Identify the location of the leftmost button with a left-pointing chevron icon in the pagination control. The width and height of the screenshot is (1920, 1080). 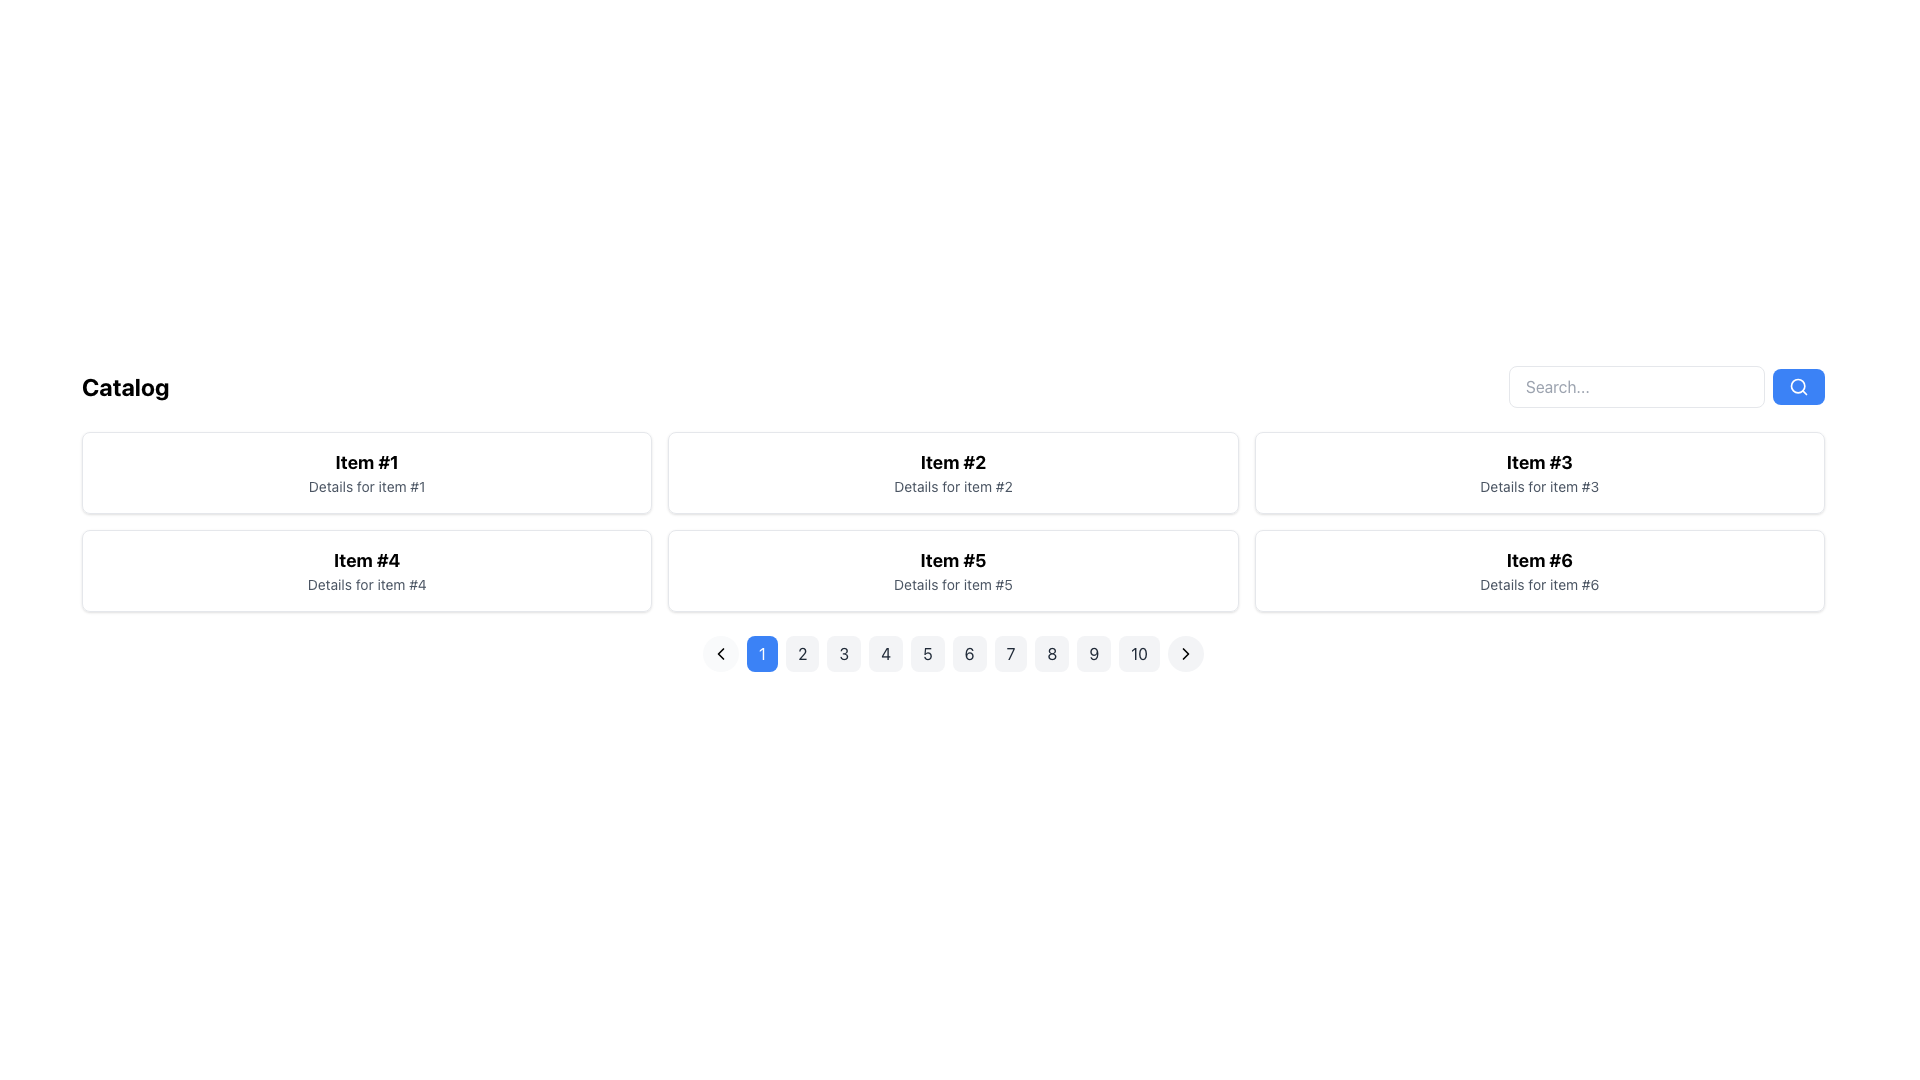
(720, 654).